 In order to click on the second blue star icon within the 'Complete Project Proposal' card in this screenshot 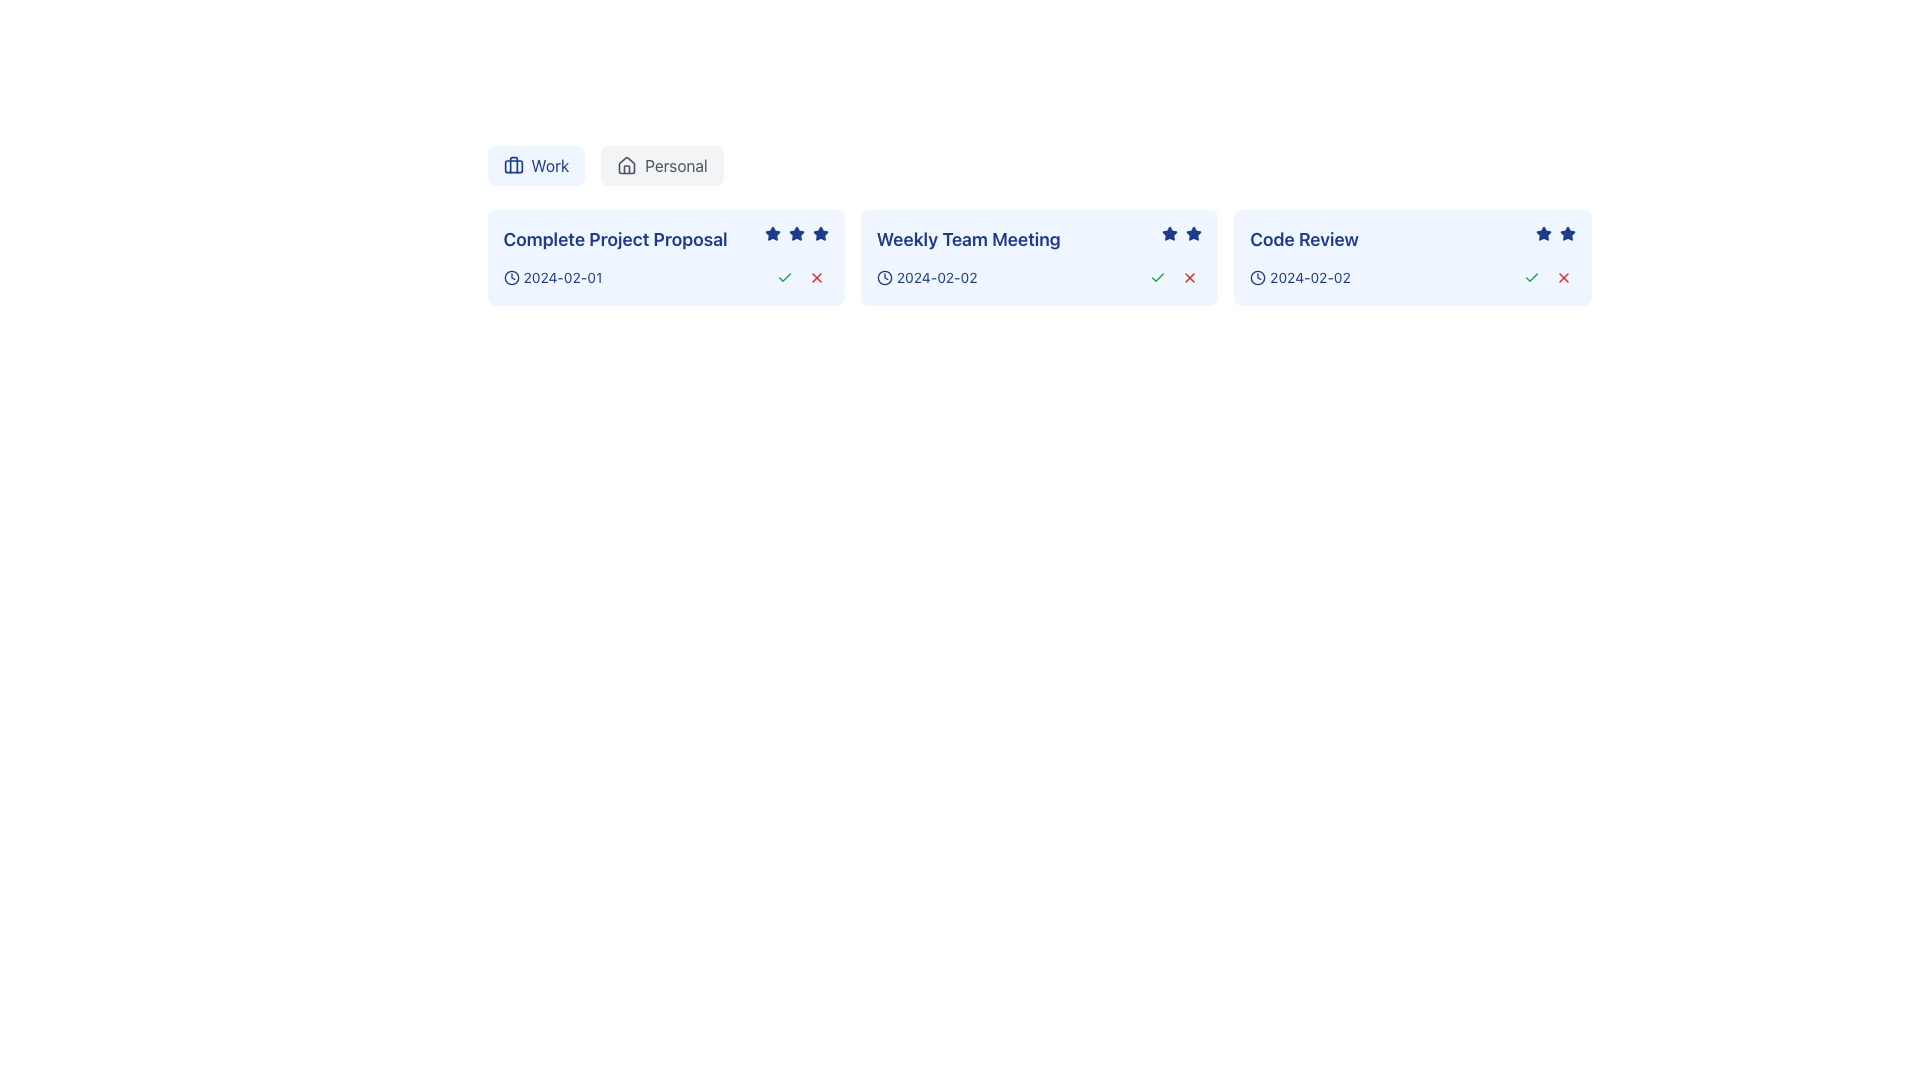, I will do `click(820, 232)`.